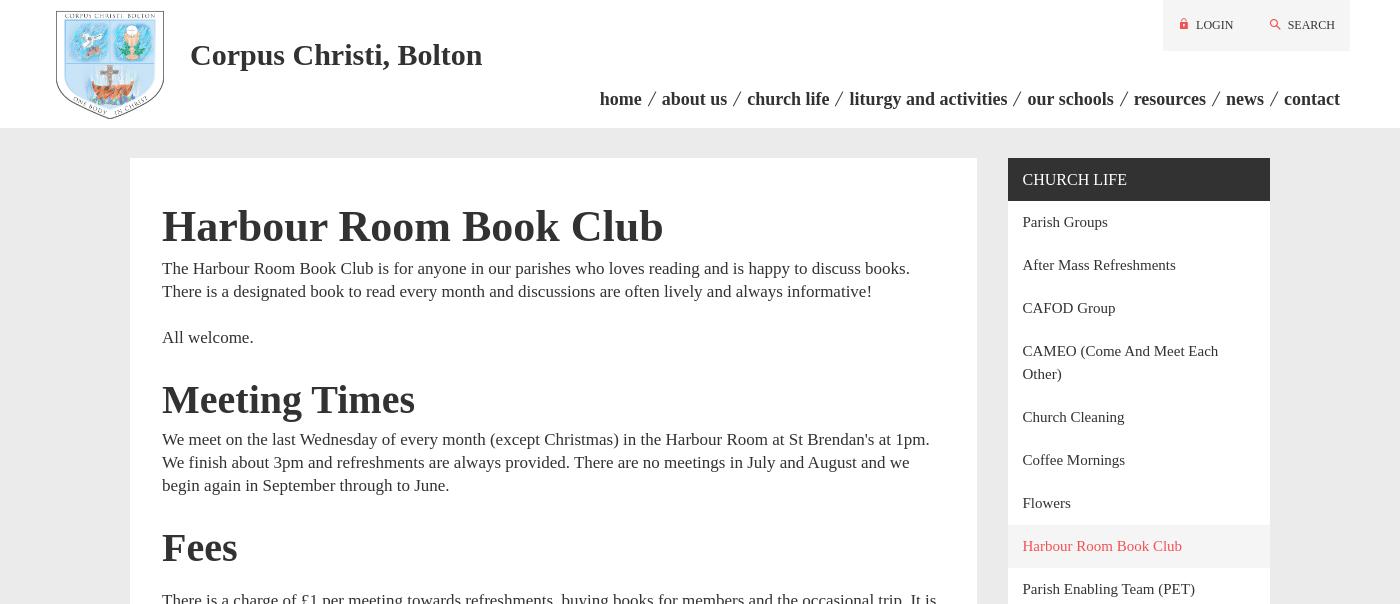  What do you see at coordinates (535, 472) in the screenshot?
I see `'There are no meetings in July and August and we begin again in September through to June.'` at bounding box center [535, 472].